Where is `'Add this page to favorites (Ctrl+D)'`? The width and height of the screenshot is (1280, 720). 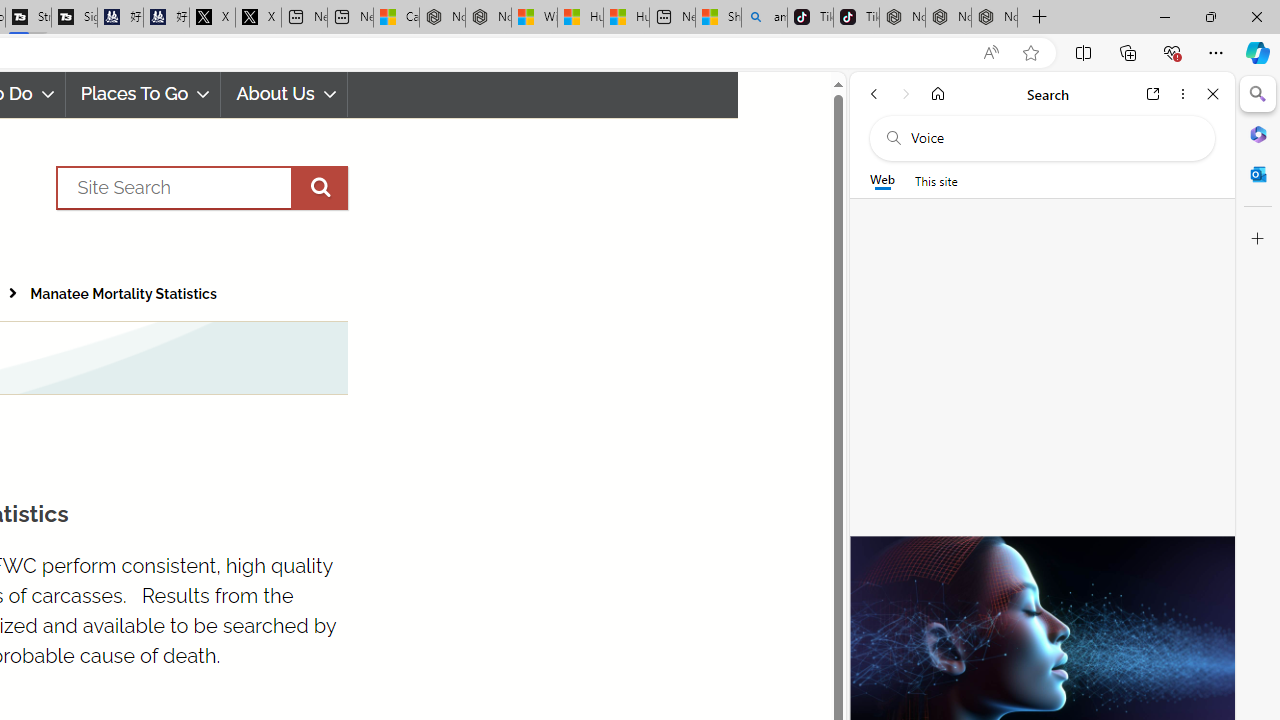
'Add this page to favorites (Ctrl+D)' is located at coordinates (1031, 52).